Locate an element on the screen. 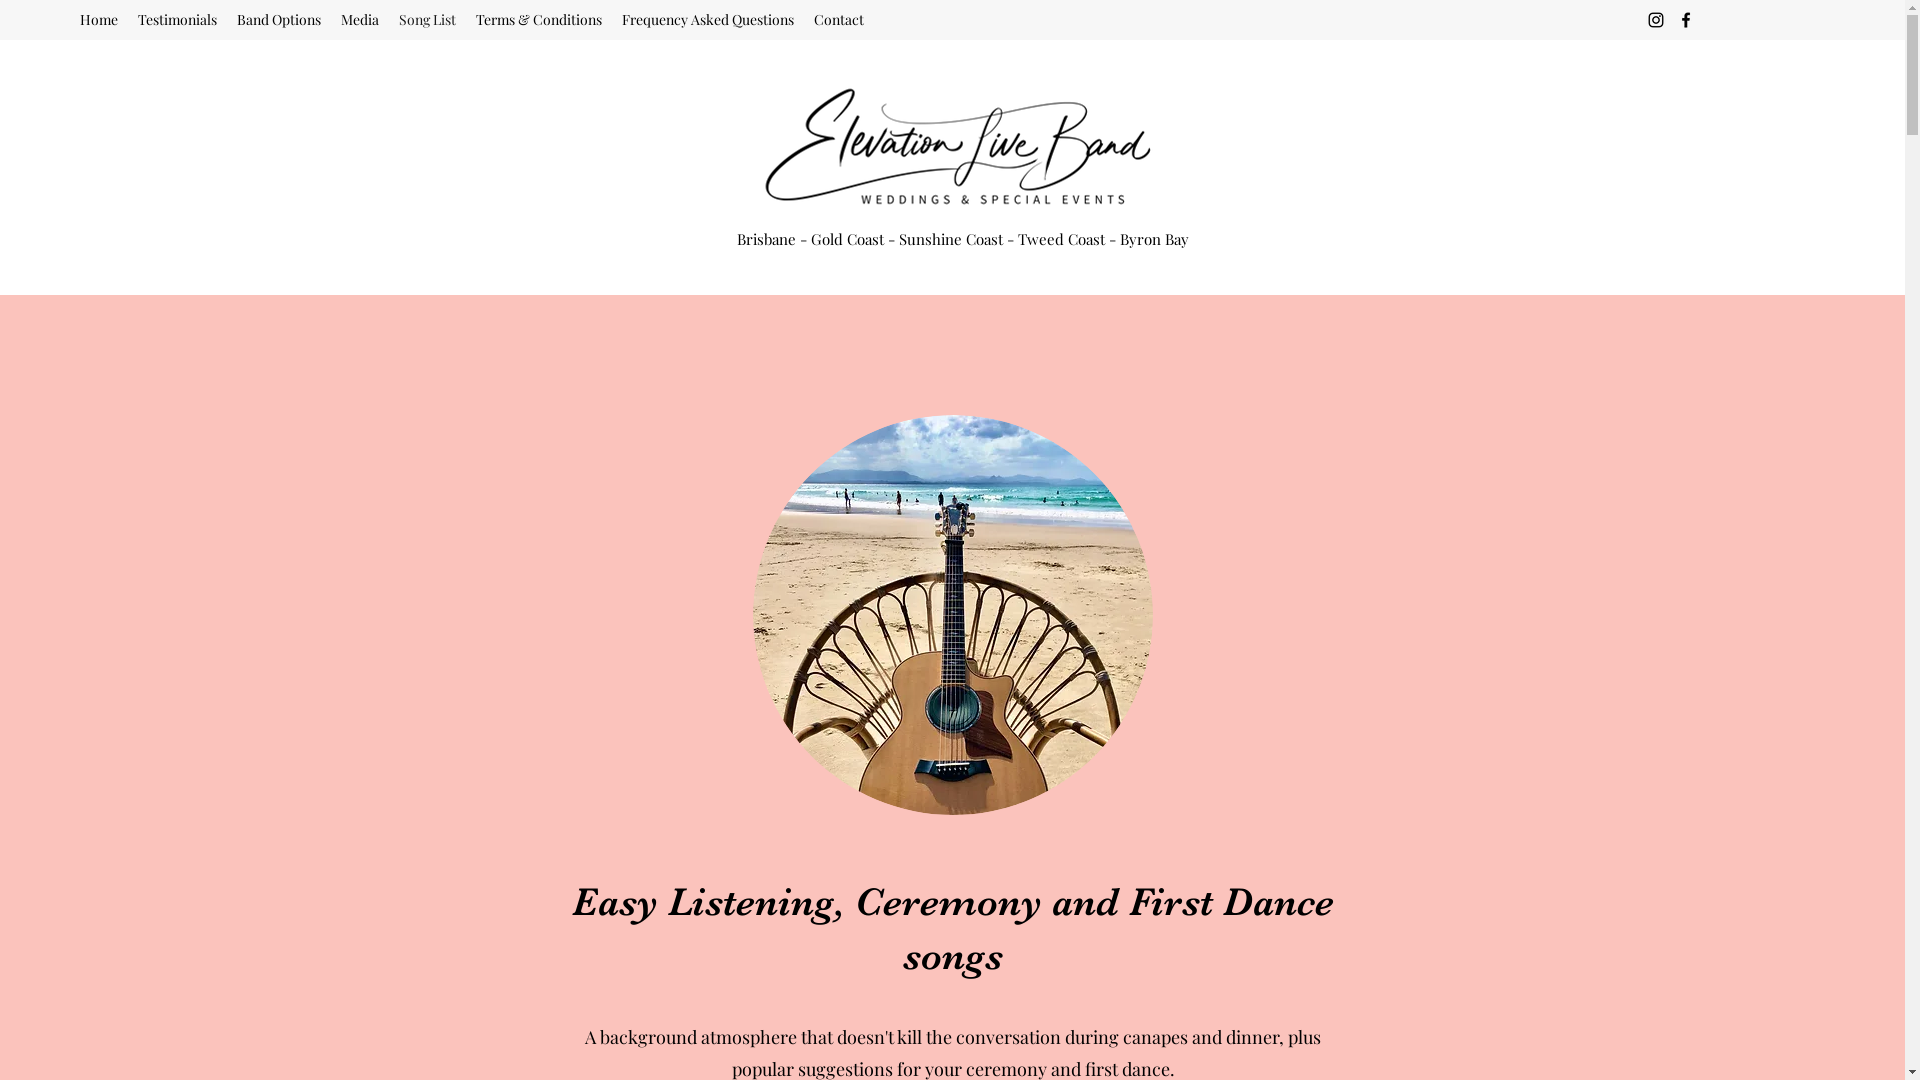  'Media' is located at coordinates (360, 19).